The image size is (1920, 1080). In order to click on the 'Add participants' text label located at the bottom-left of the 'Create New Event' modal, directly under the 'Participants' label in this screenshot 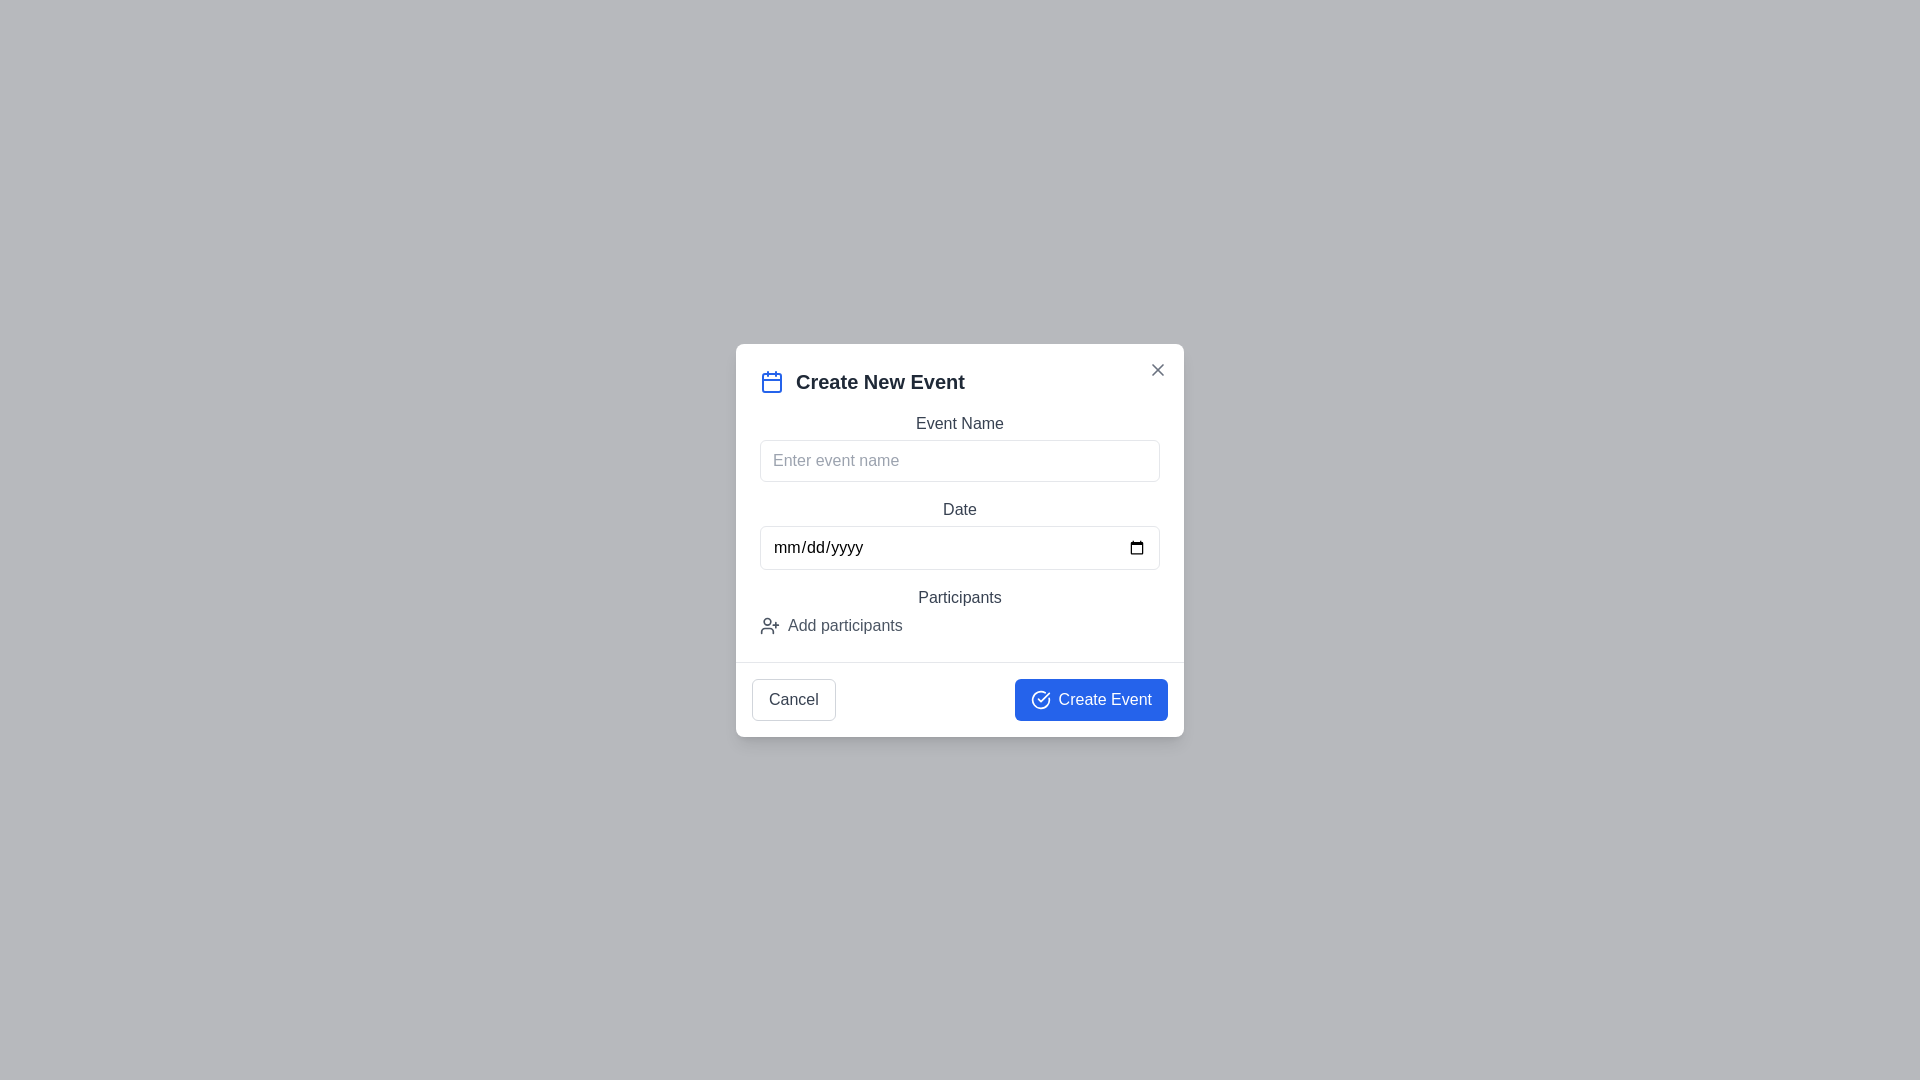, I will do `click(845, 624)`.